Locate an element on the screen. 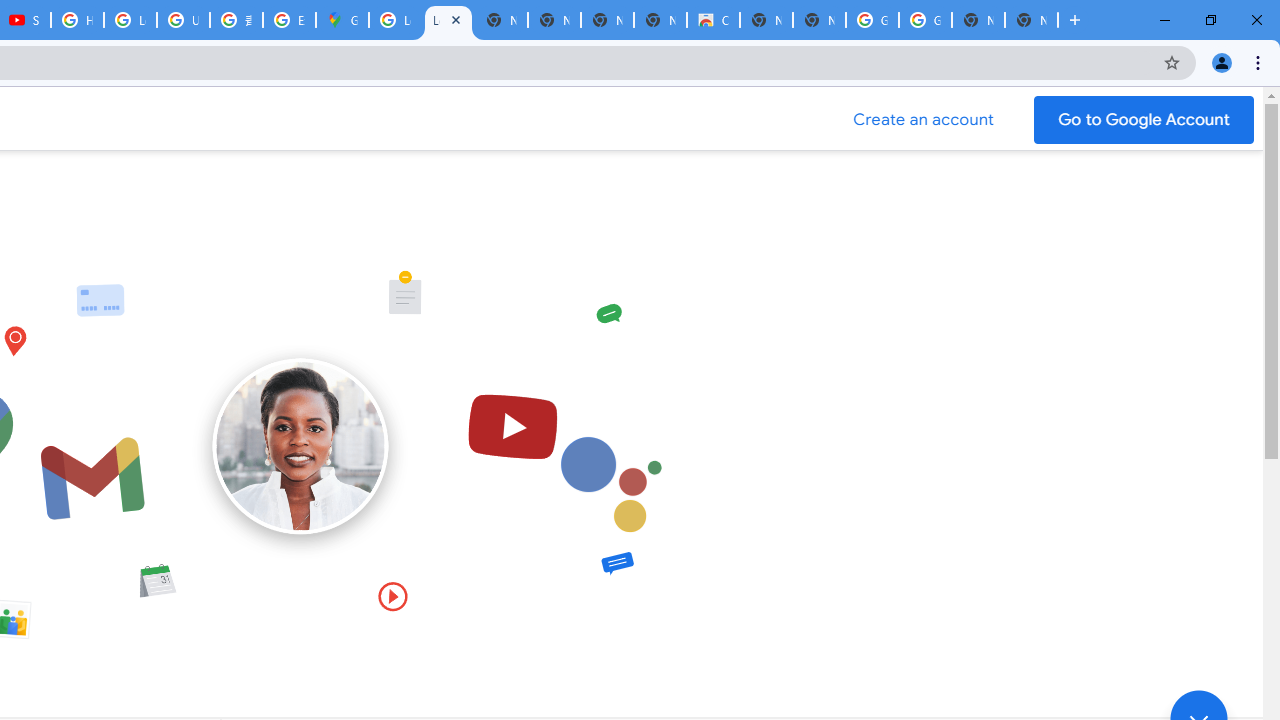  'How Chrome protects your passwords - Google Chrome Help' is located at coordinates (77, 20).